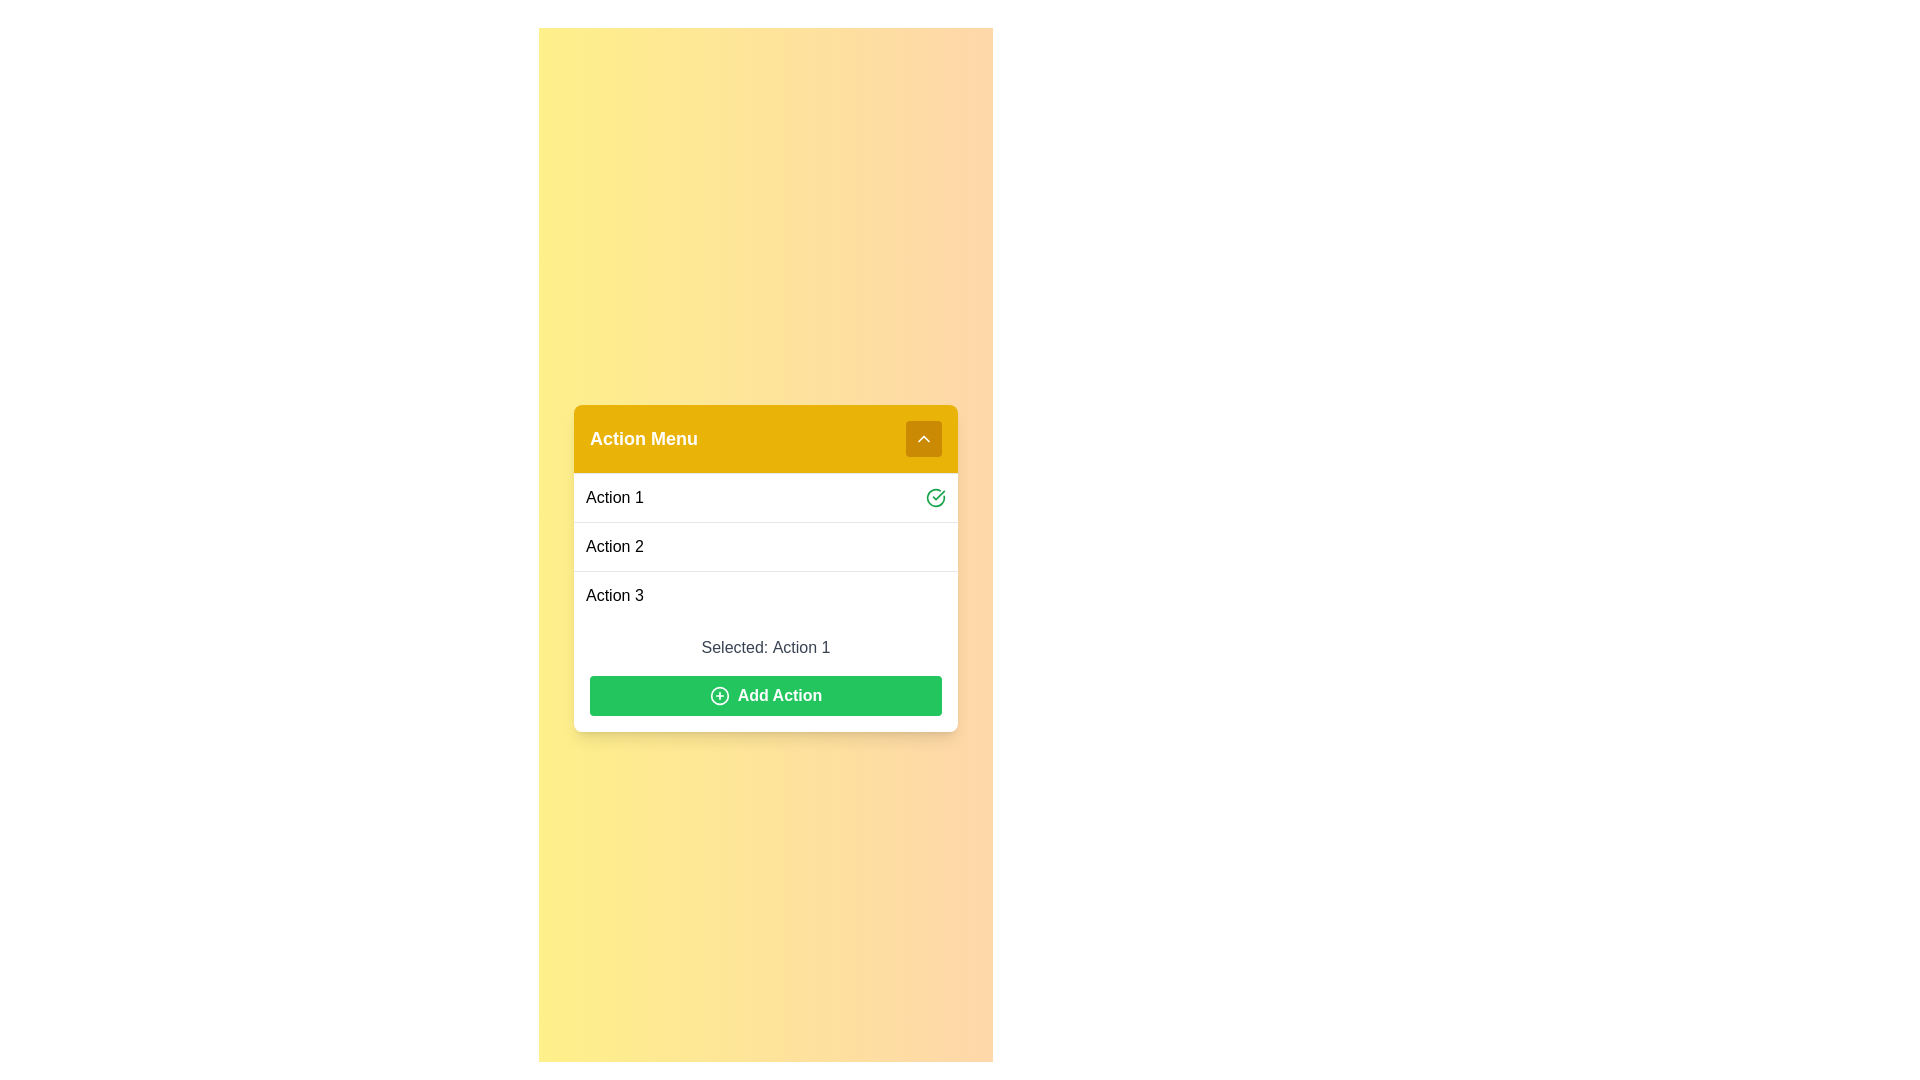  I want to click on the small yellow button with an upward-pointing chevron icon located at the far right side of the 'Action Menu' header, so click(923, 437).